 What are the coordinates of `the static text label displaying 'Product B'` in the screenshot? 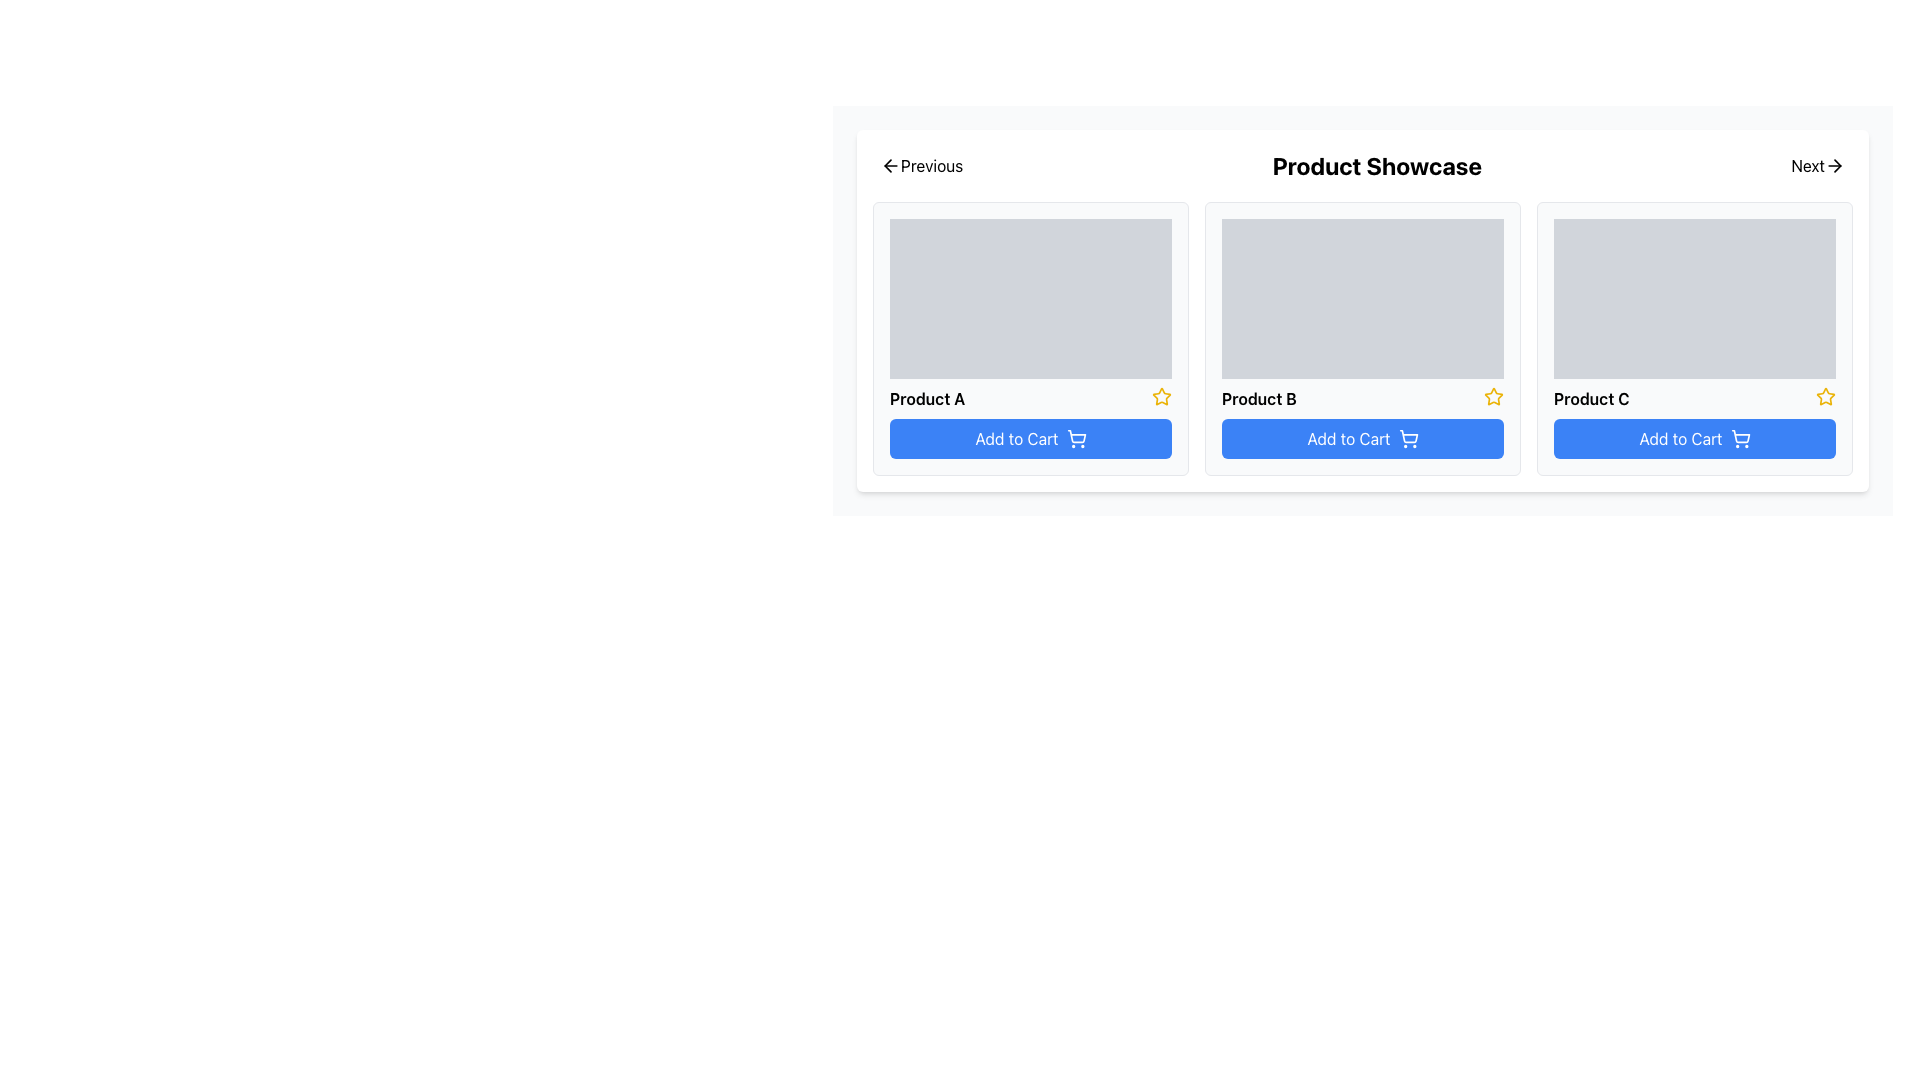 It's located at (1258, 398).